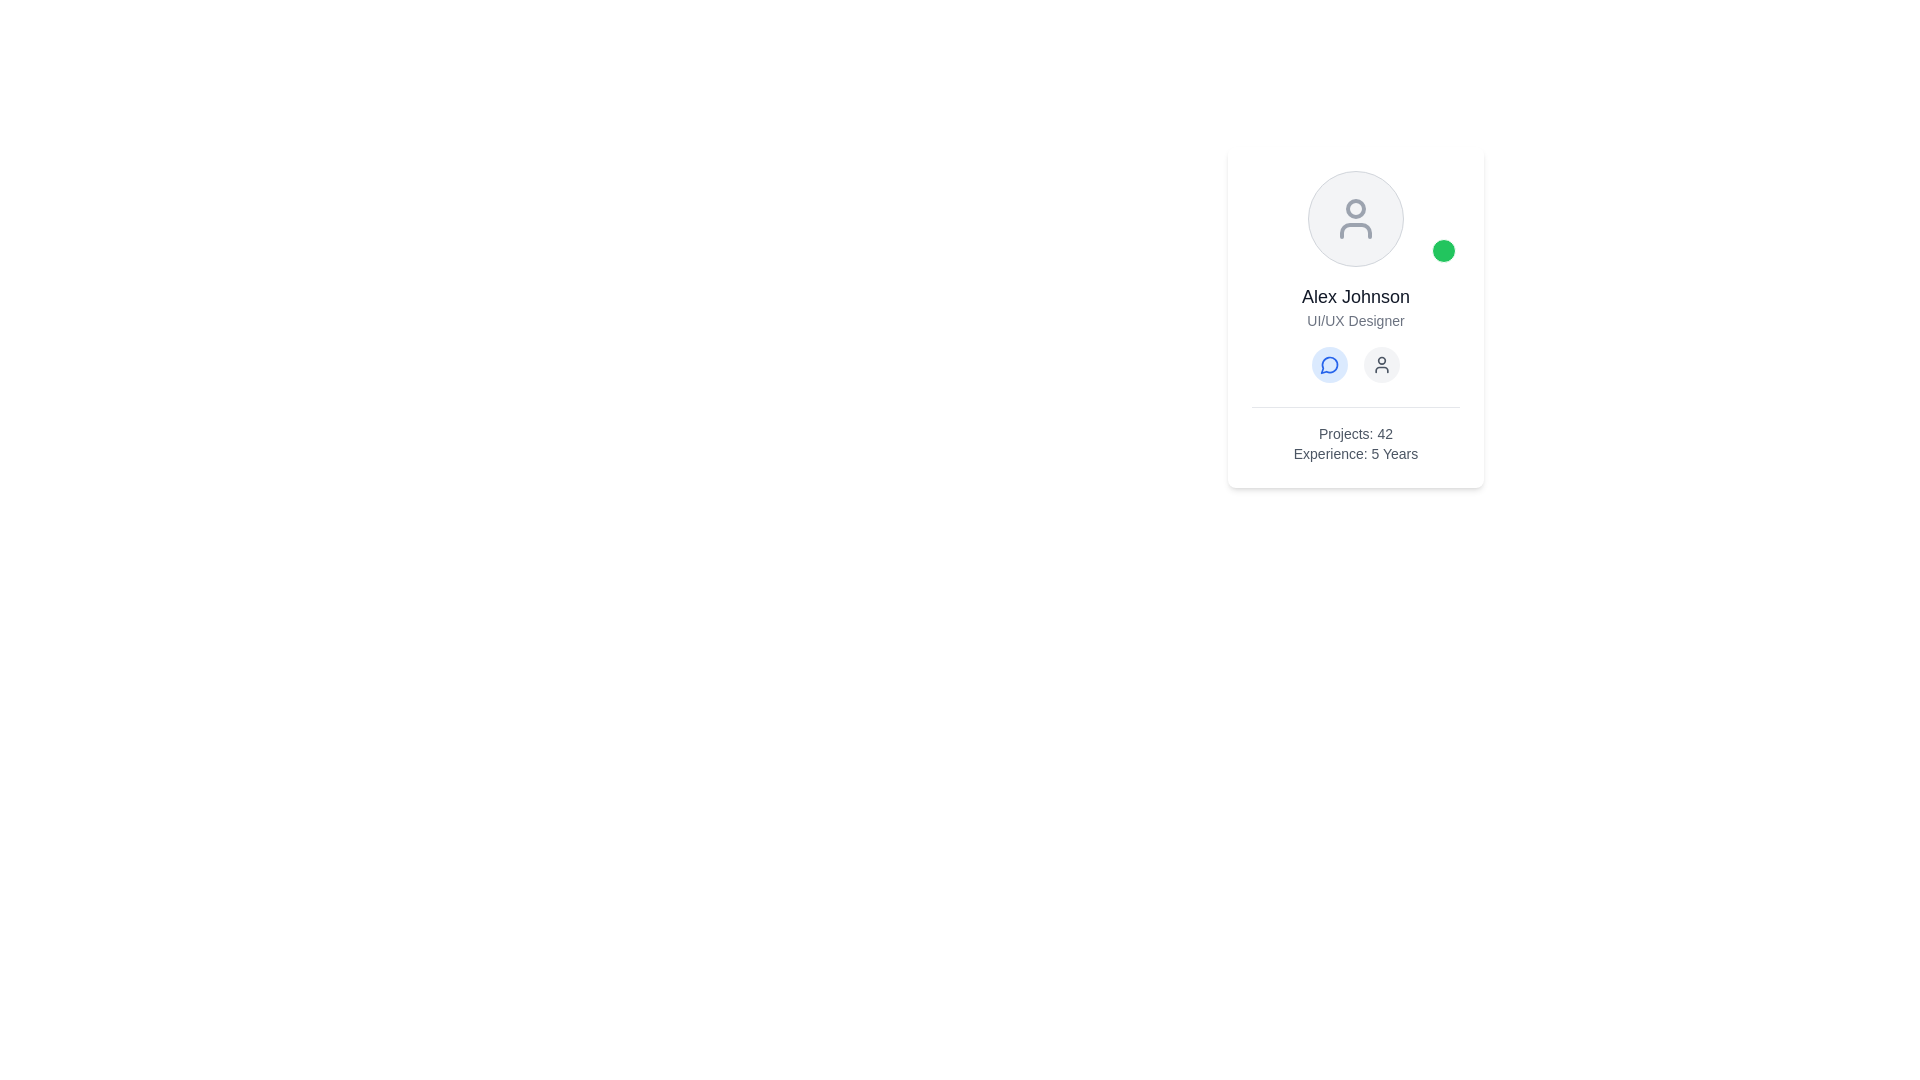  What do you see at coordinates (1356, 219) in the screenshot?
I see `the Profile Placeholder circular element with a user icon, located at the top of the card above the text 'Alex Johnson'` at bounding box center [1356, 219].